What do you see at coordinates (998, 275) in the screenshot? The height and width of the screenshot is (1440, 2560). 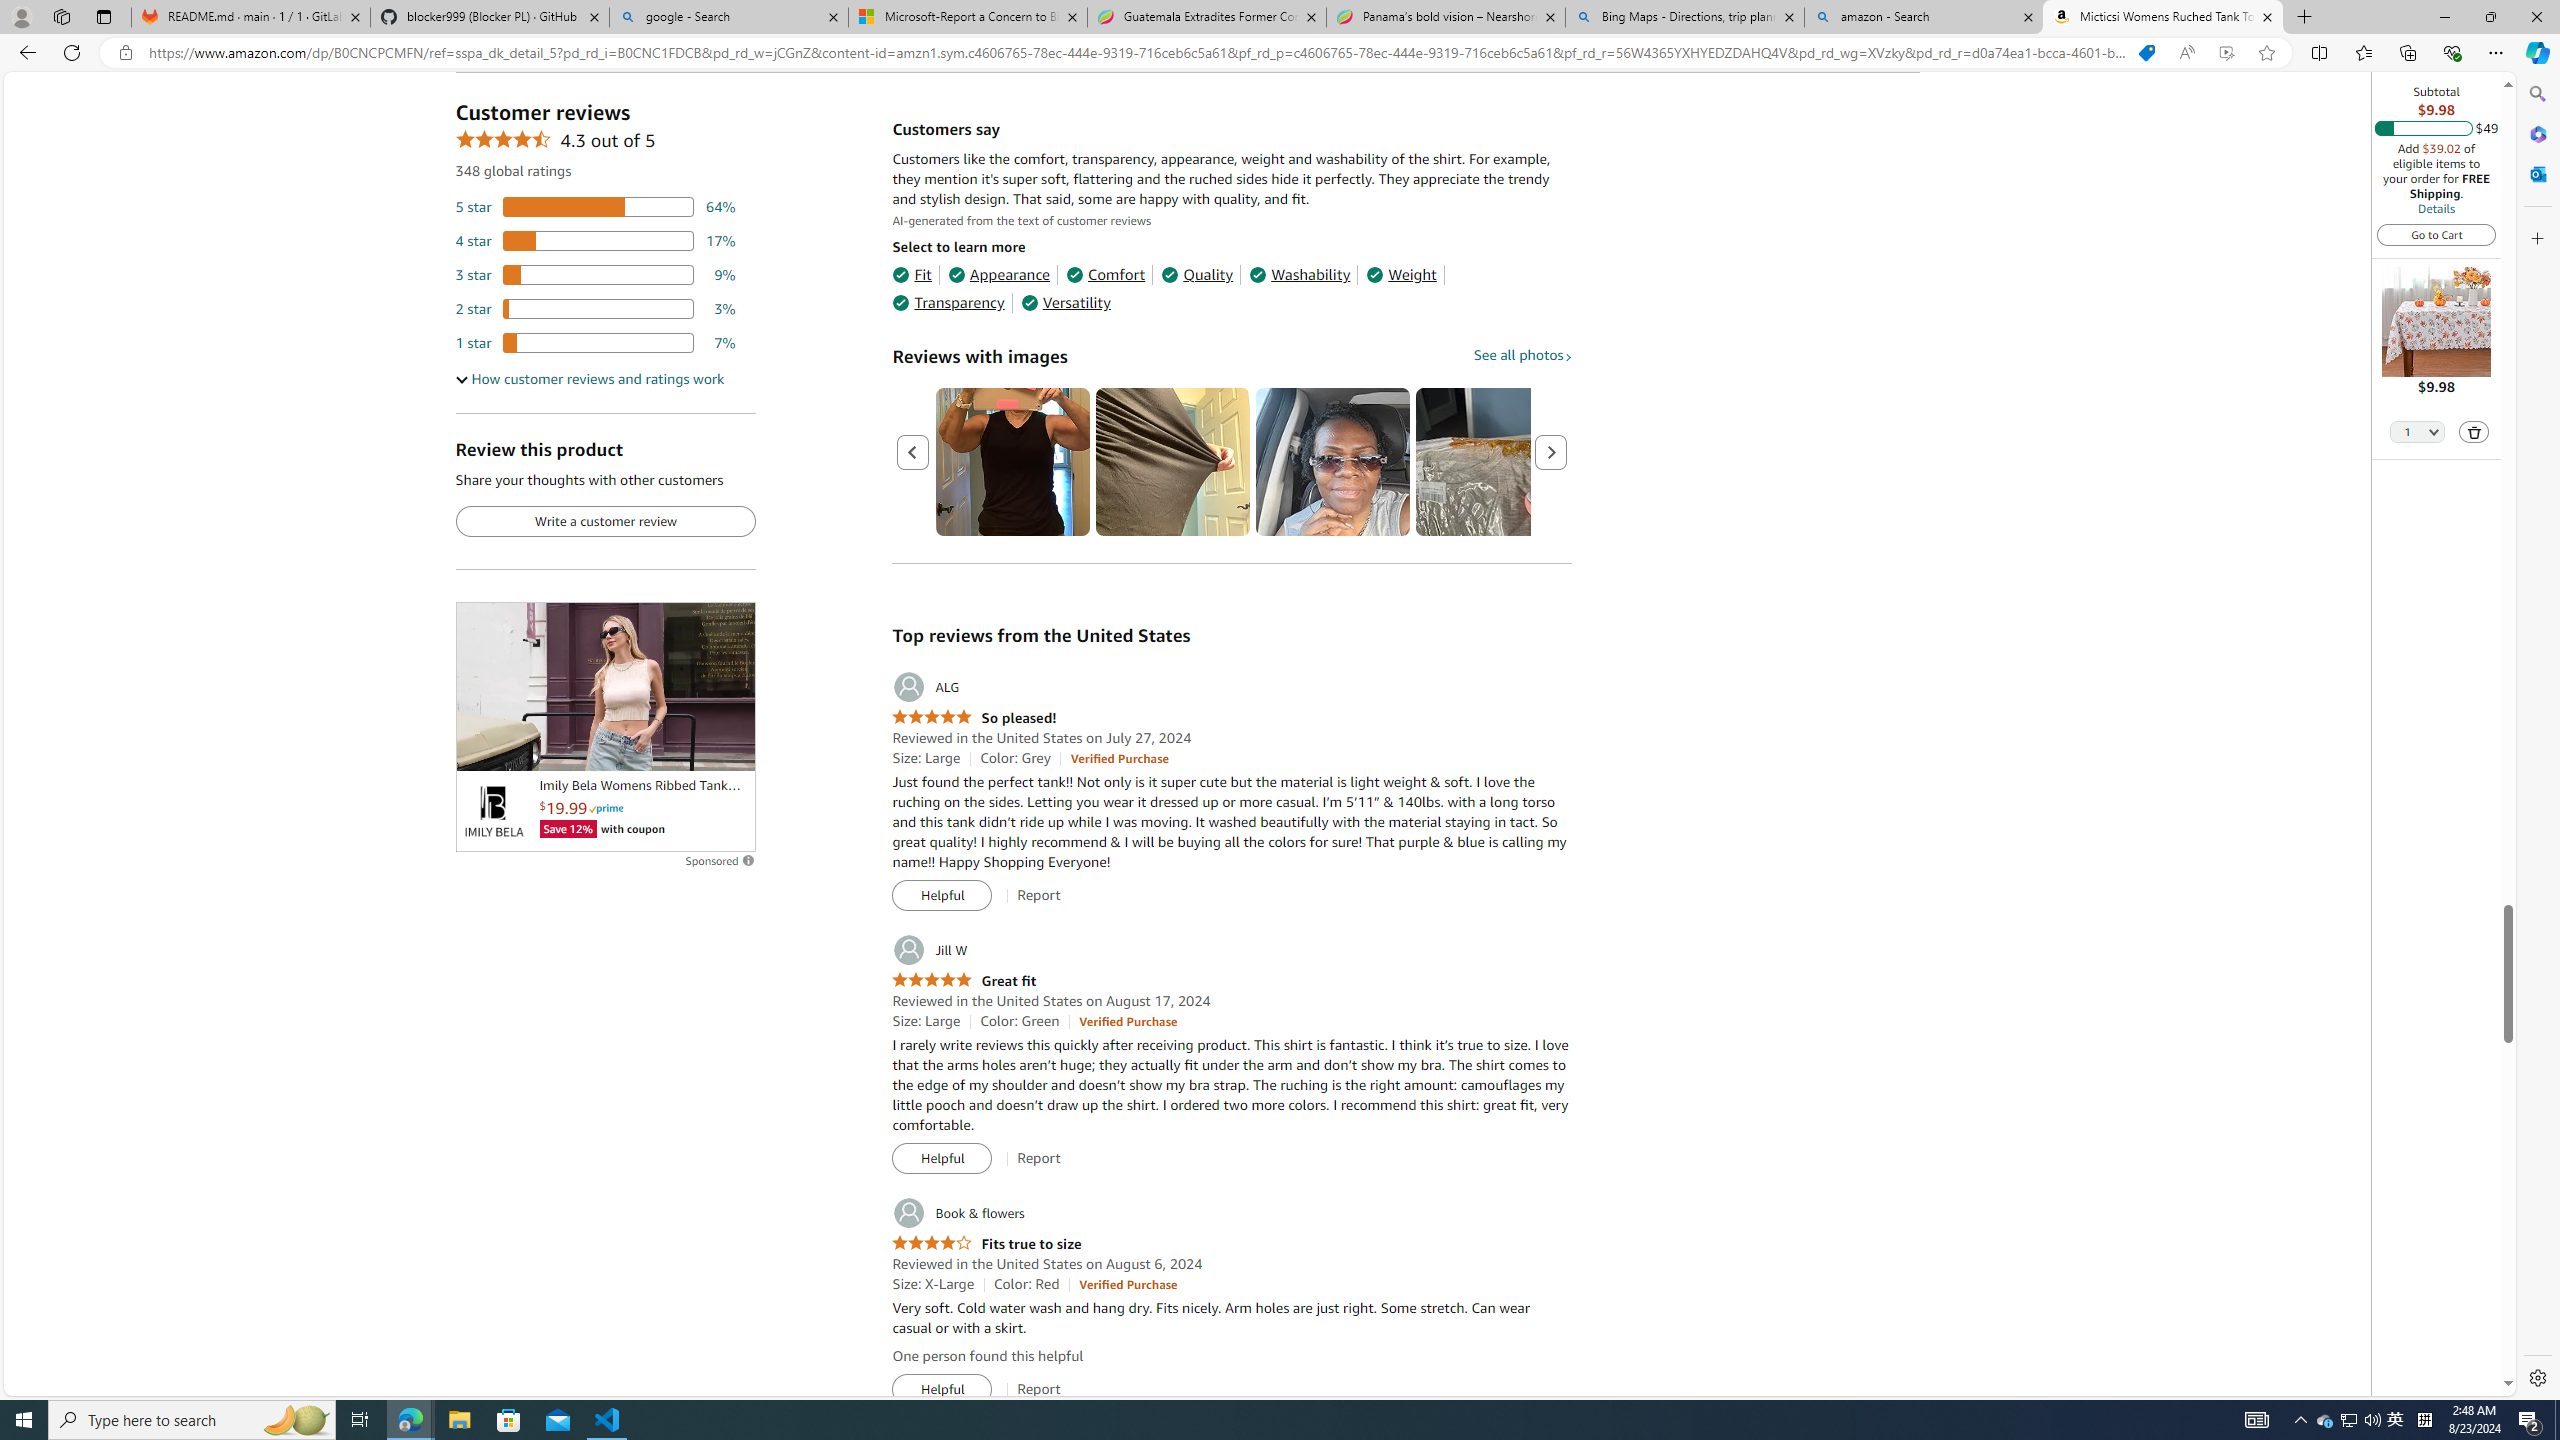 I see `'Appearance'` at bounding box center [998, 275].